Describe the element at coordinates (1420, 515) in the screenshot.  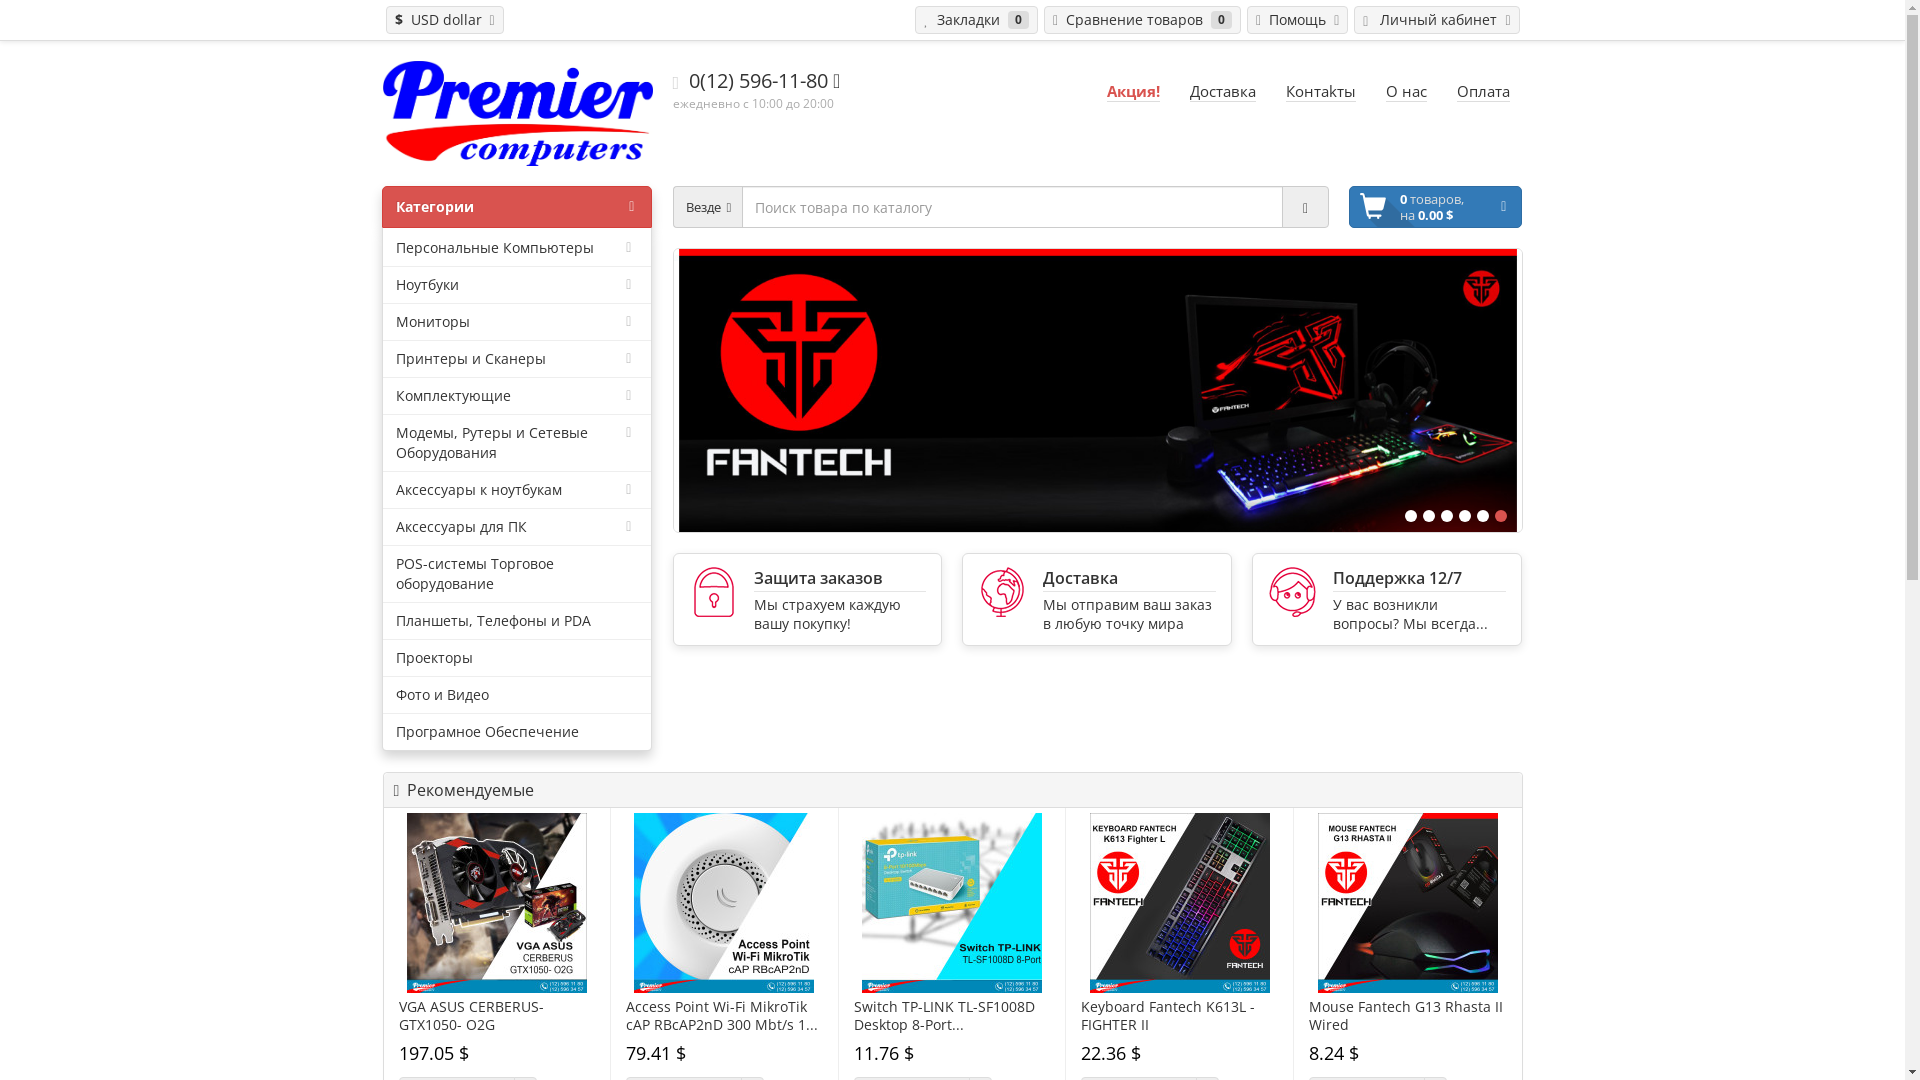
I see `'2'` at that location.